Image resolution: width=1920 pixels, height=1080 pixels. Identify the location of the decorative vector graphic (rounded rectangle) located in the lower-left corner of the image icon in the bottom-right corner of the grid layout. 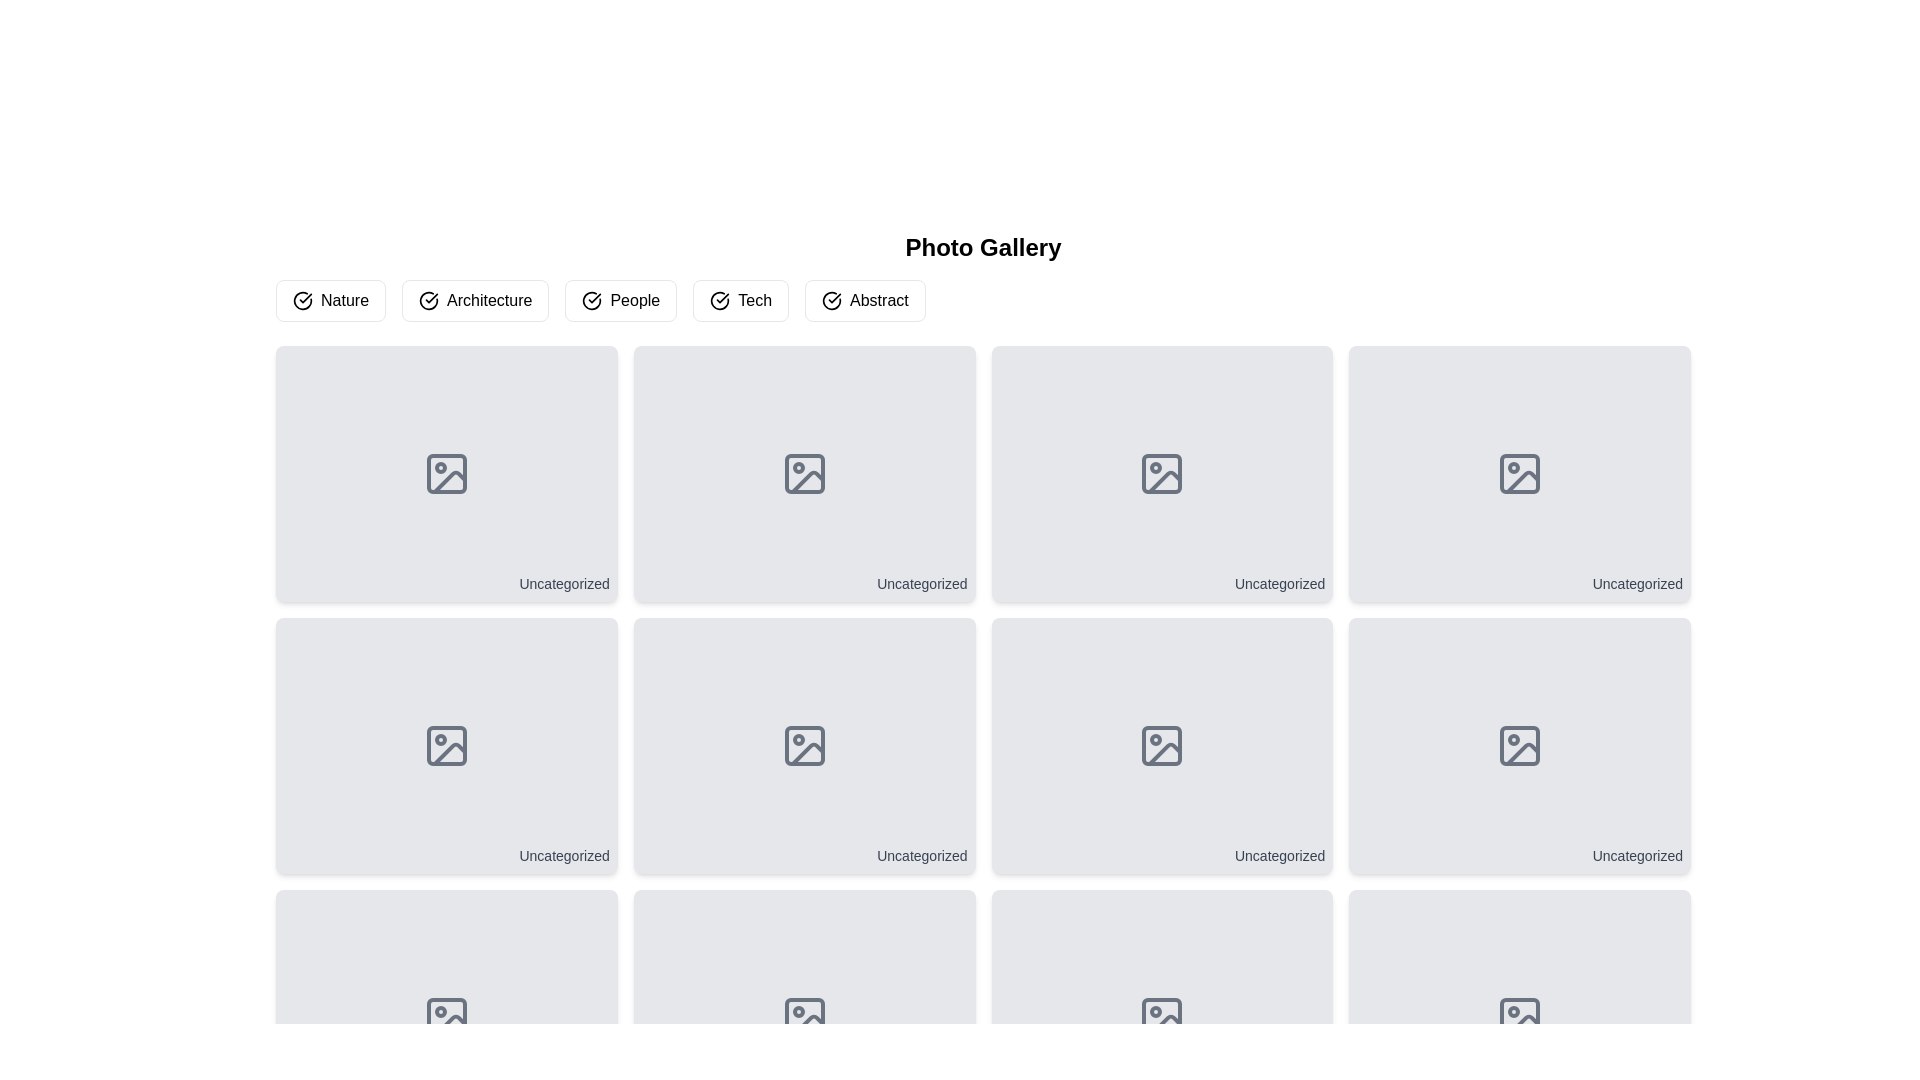
(1162, 1018).